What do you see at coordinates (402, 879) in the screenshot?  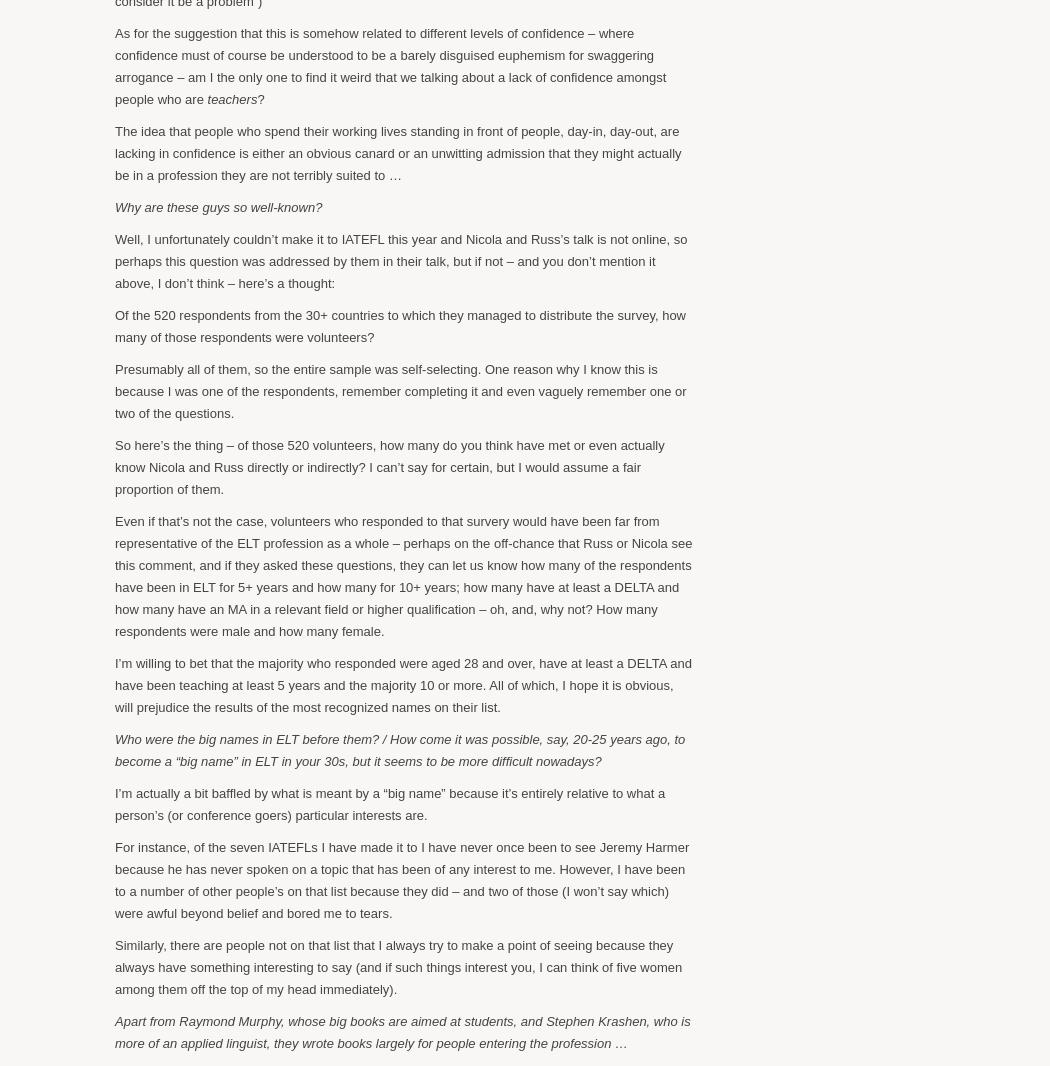 I see `'For instance, of the seven IATEFLs I have made it to I have never once been to see Jeremy Harmer because he has never spoken on a topic that has been of any interest to me. However, I have been to a number of other people’s on that list because they did – and two of those (I won’t say which) were awful beyond belief and bored me to tears.'` at bounding box center [402, 879].